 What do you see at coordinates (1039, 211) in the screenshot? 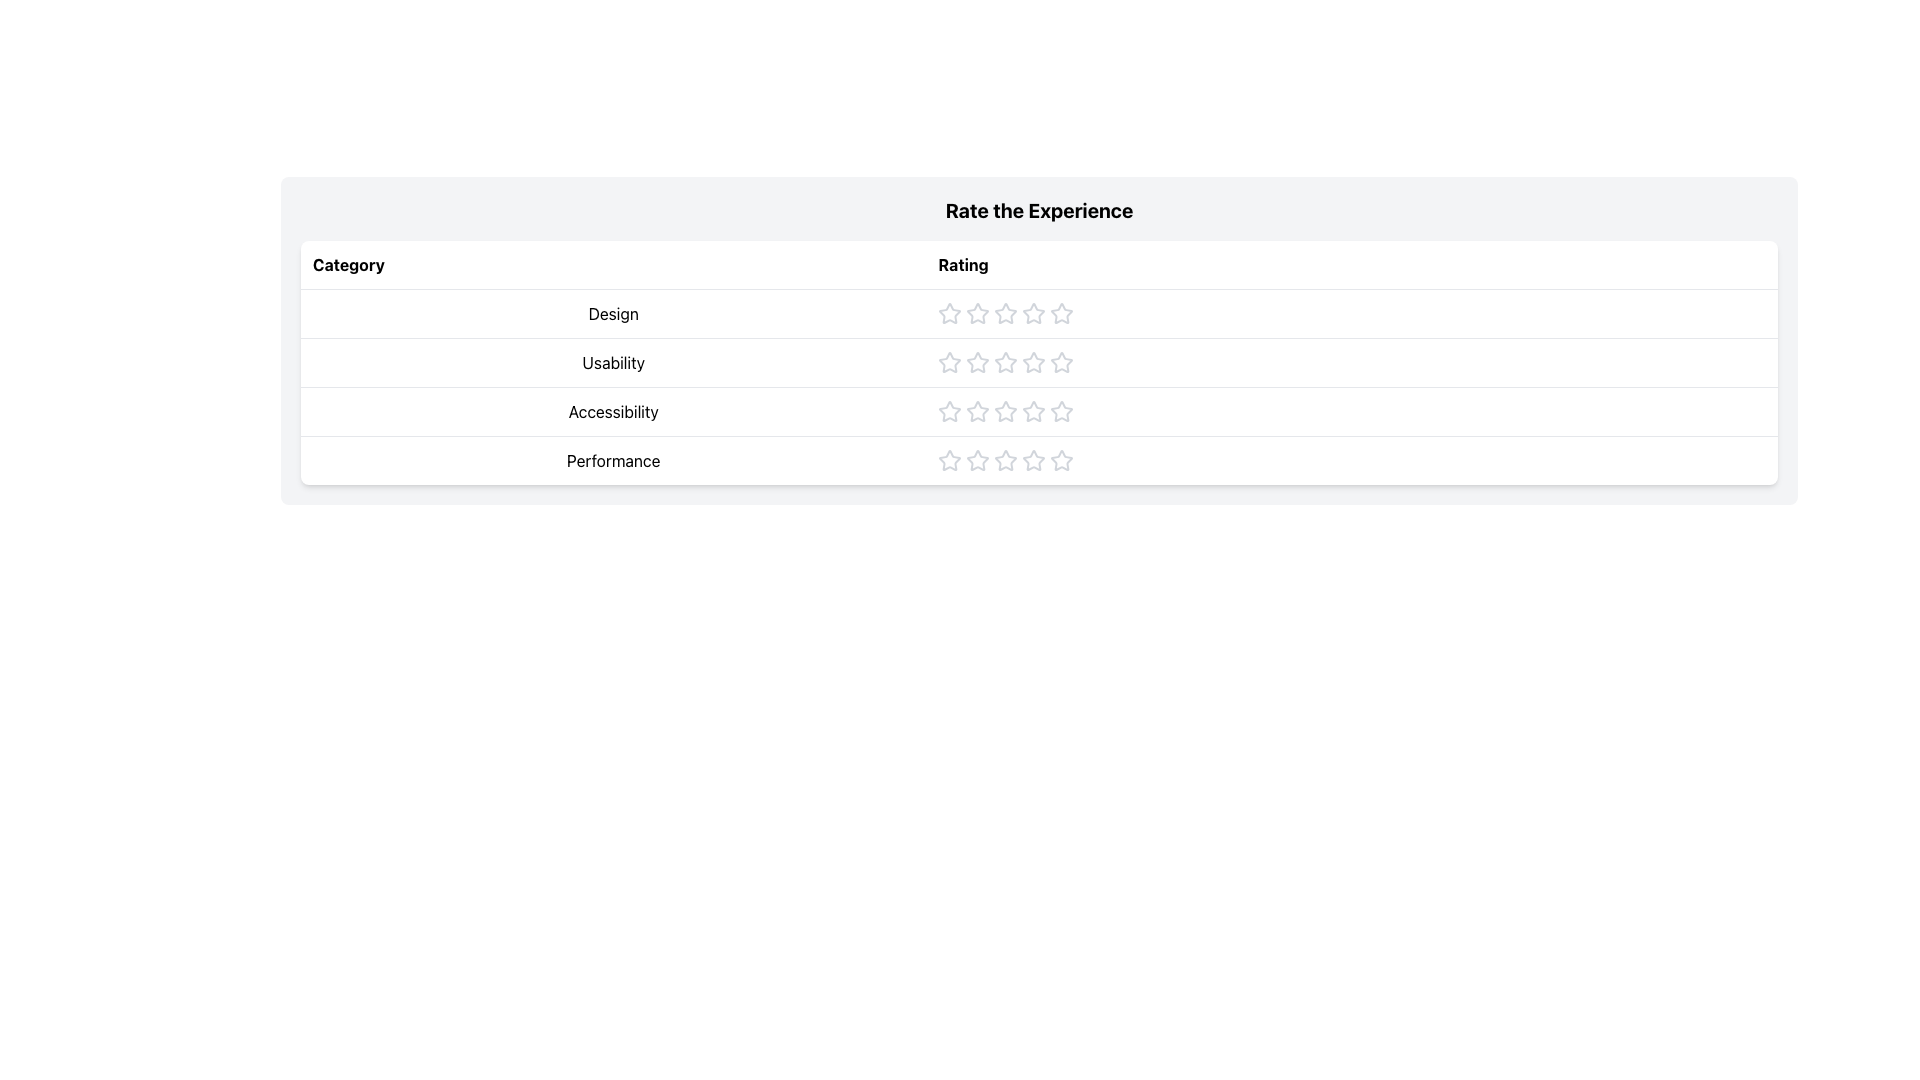
I see `bold header text 'Rate the Experience' located at the top of its section, above a structured table-like component` at bounding box center [1039, 211].